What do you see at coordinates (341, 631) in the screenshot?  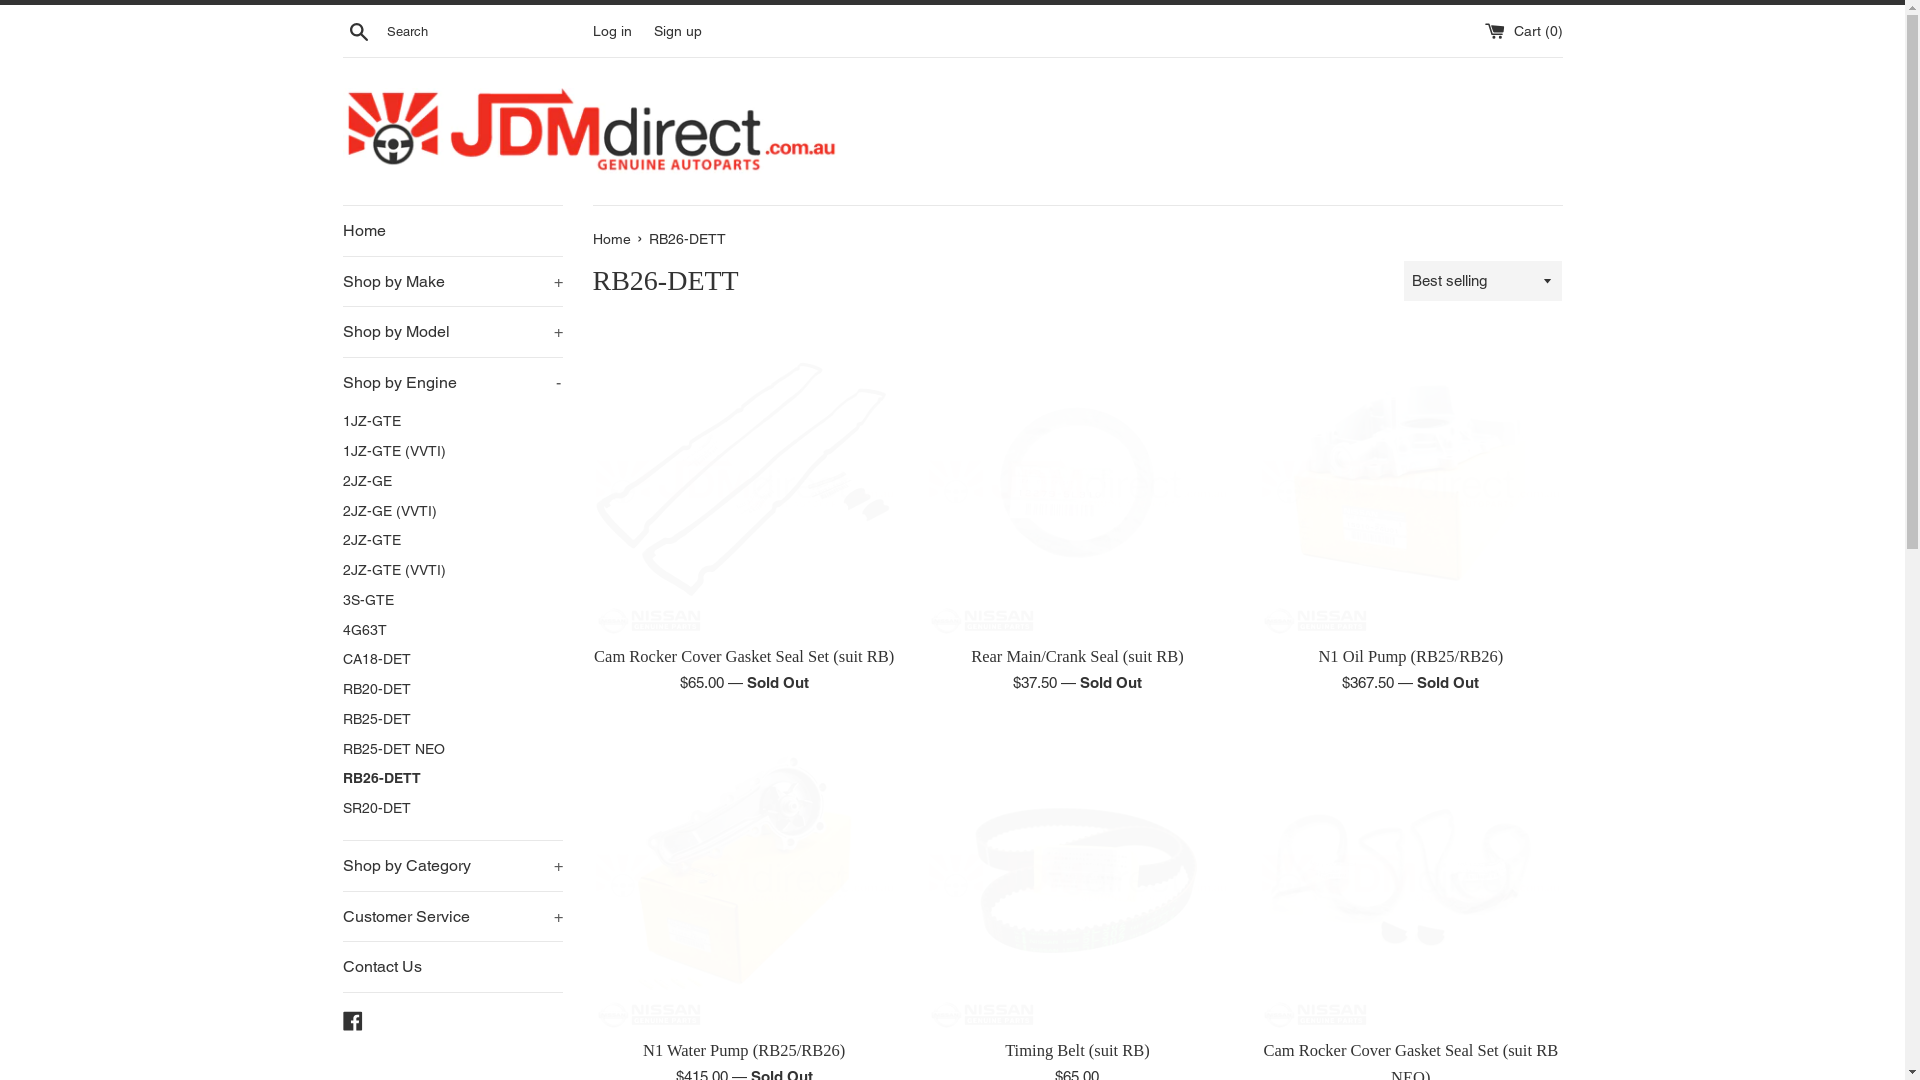 I see `'4G63T'` at bounding box center [341, 631].